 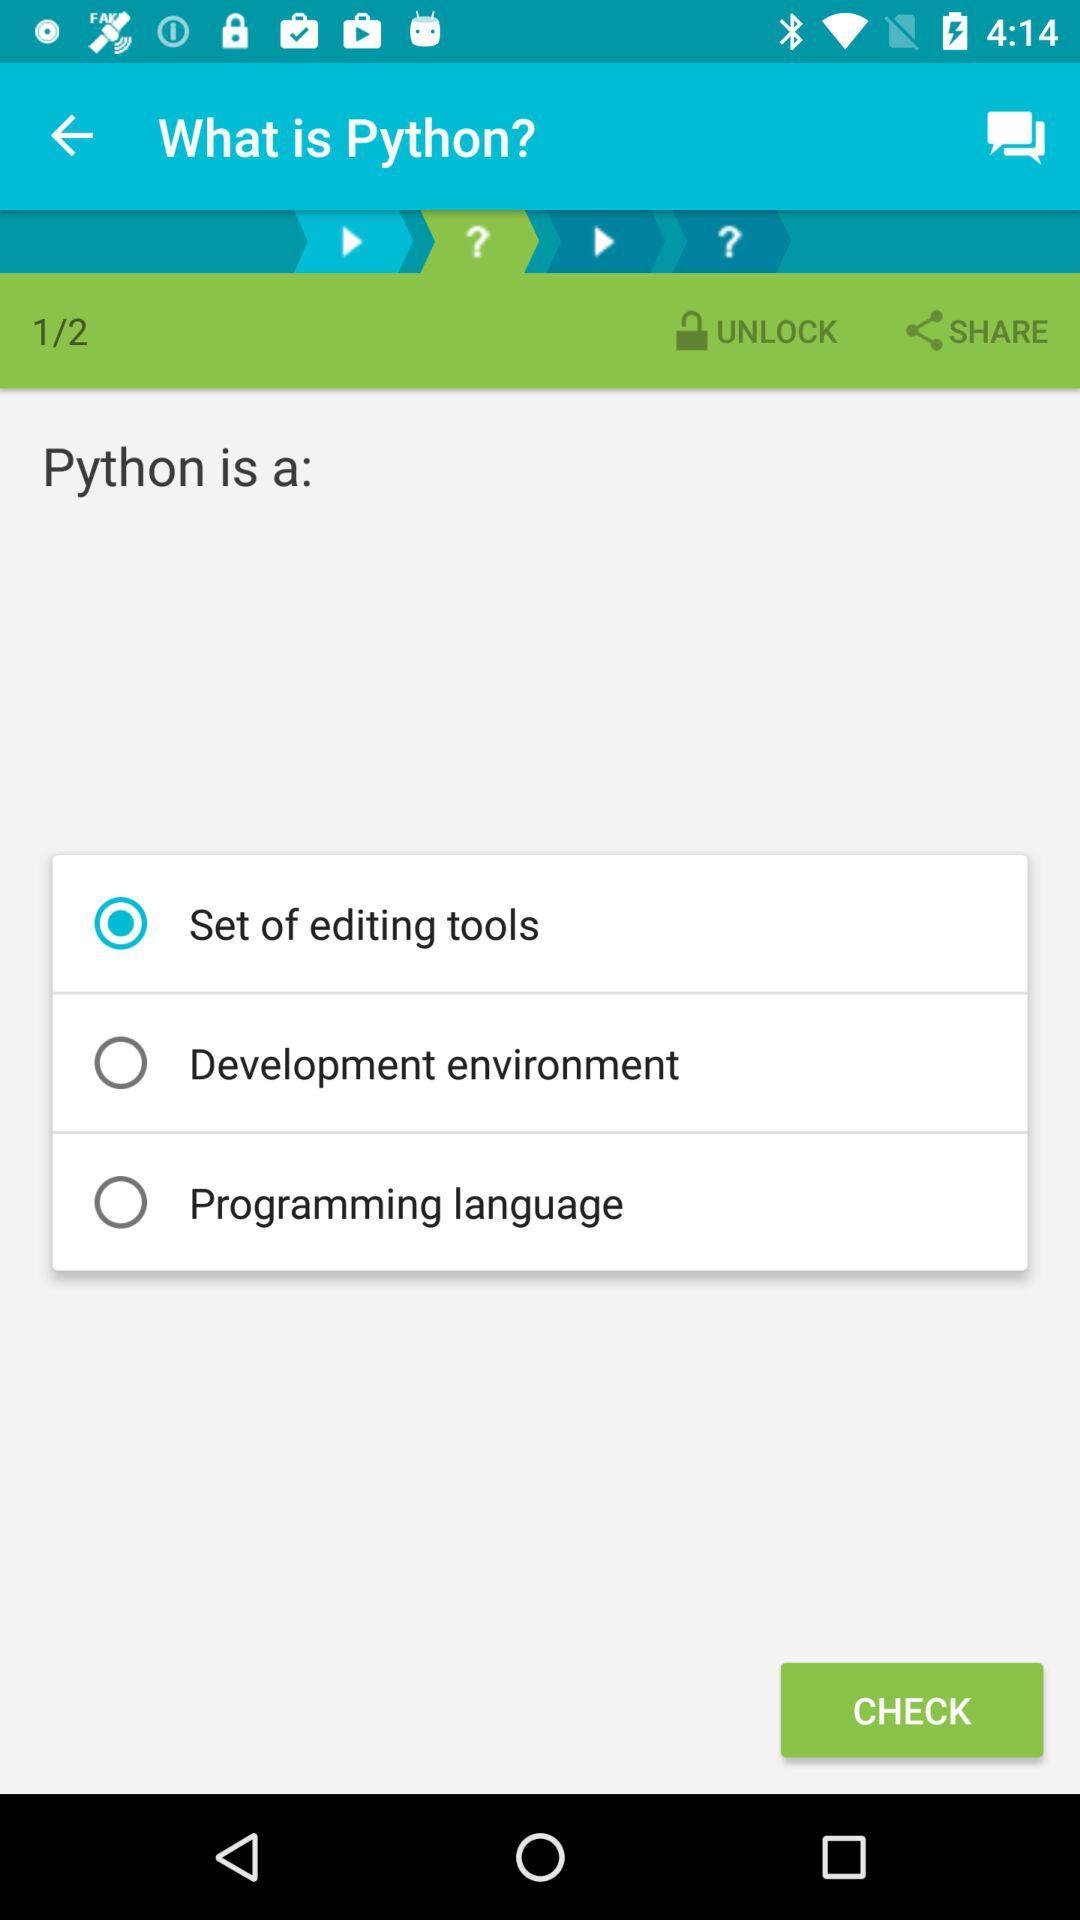 What do you see at coordinates (729, 240) in the screenshot?
I see `r` at bounding box center [729, 240].